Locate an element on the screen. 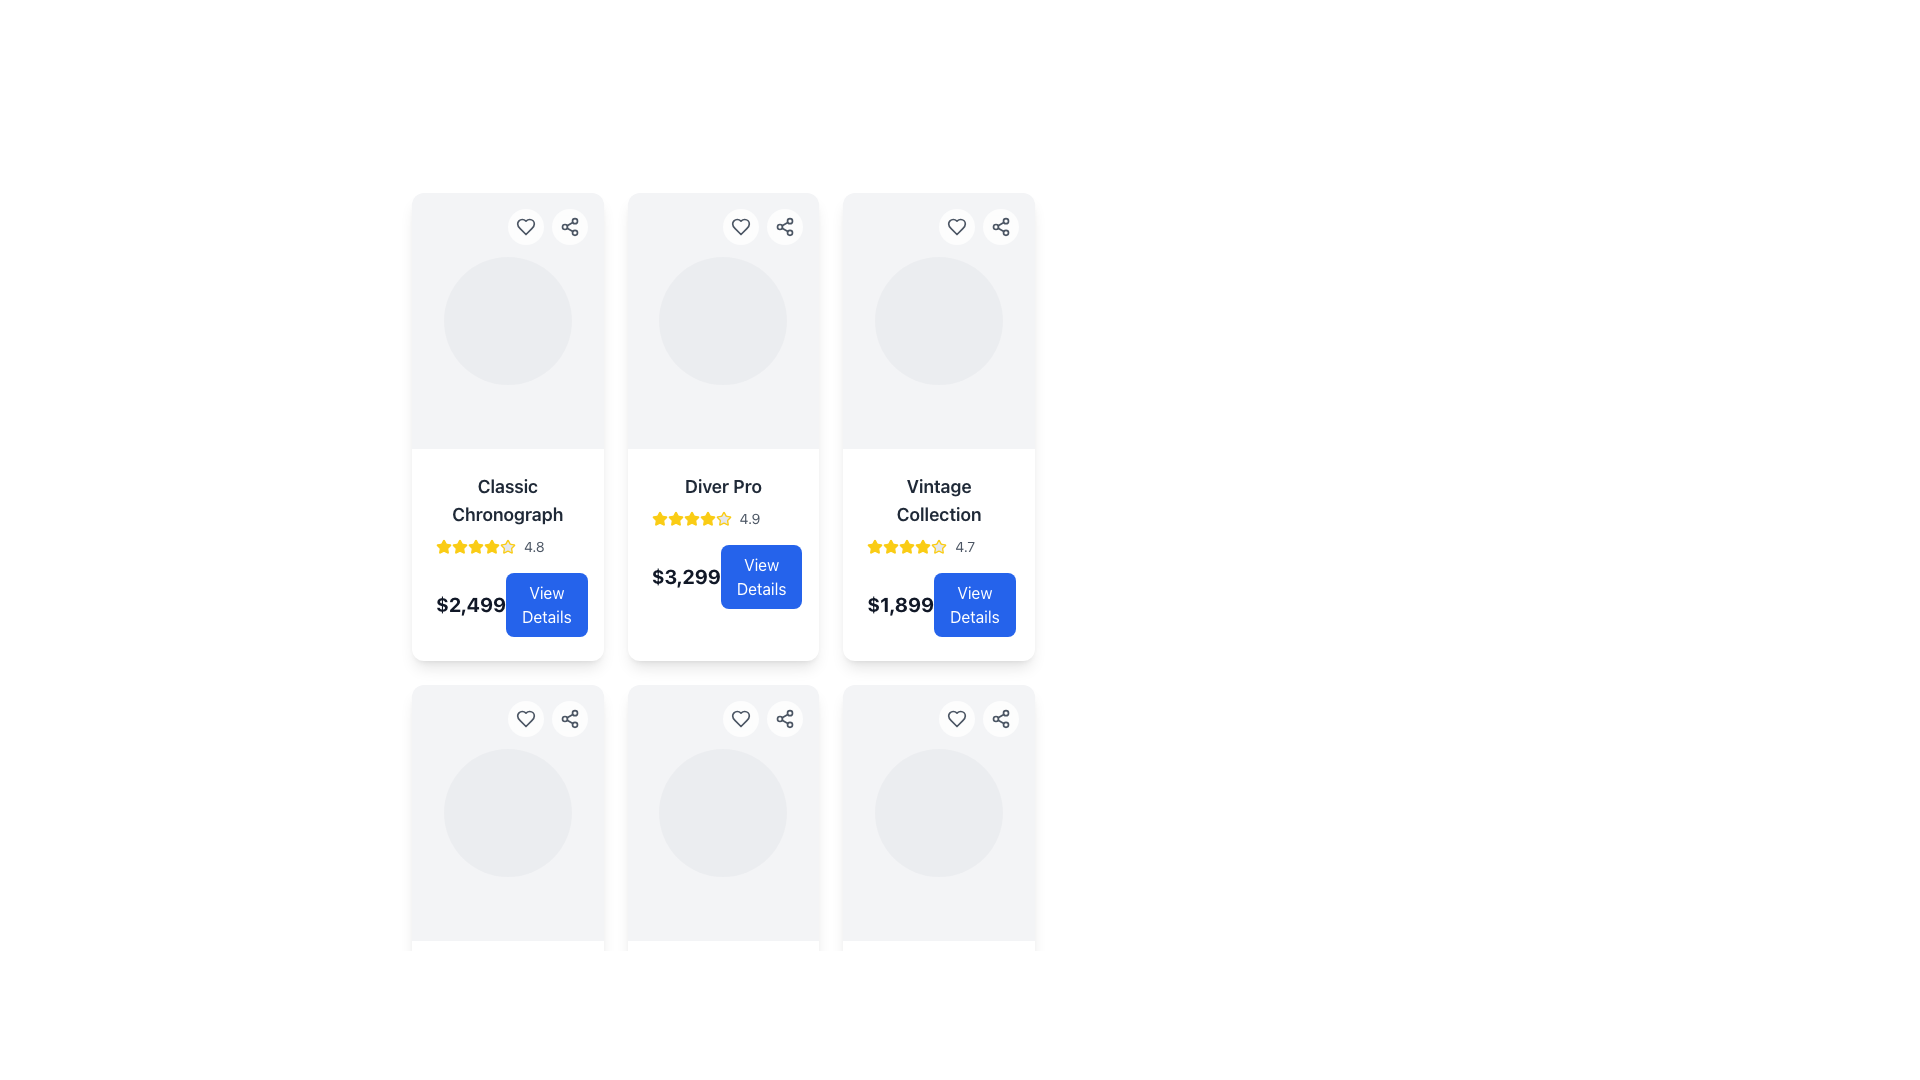 This screenshot has height=1080, width=1920. the button that displays additional details about the product 'Diver Pro' located in the middle product card of the grid layout, below the product title and rating section to observe the hover effect is located at coordinates (722, 577).